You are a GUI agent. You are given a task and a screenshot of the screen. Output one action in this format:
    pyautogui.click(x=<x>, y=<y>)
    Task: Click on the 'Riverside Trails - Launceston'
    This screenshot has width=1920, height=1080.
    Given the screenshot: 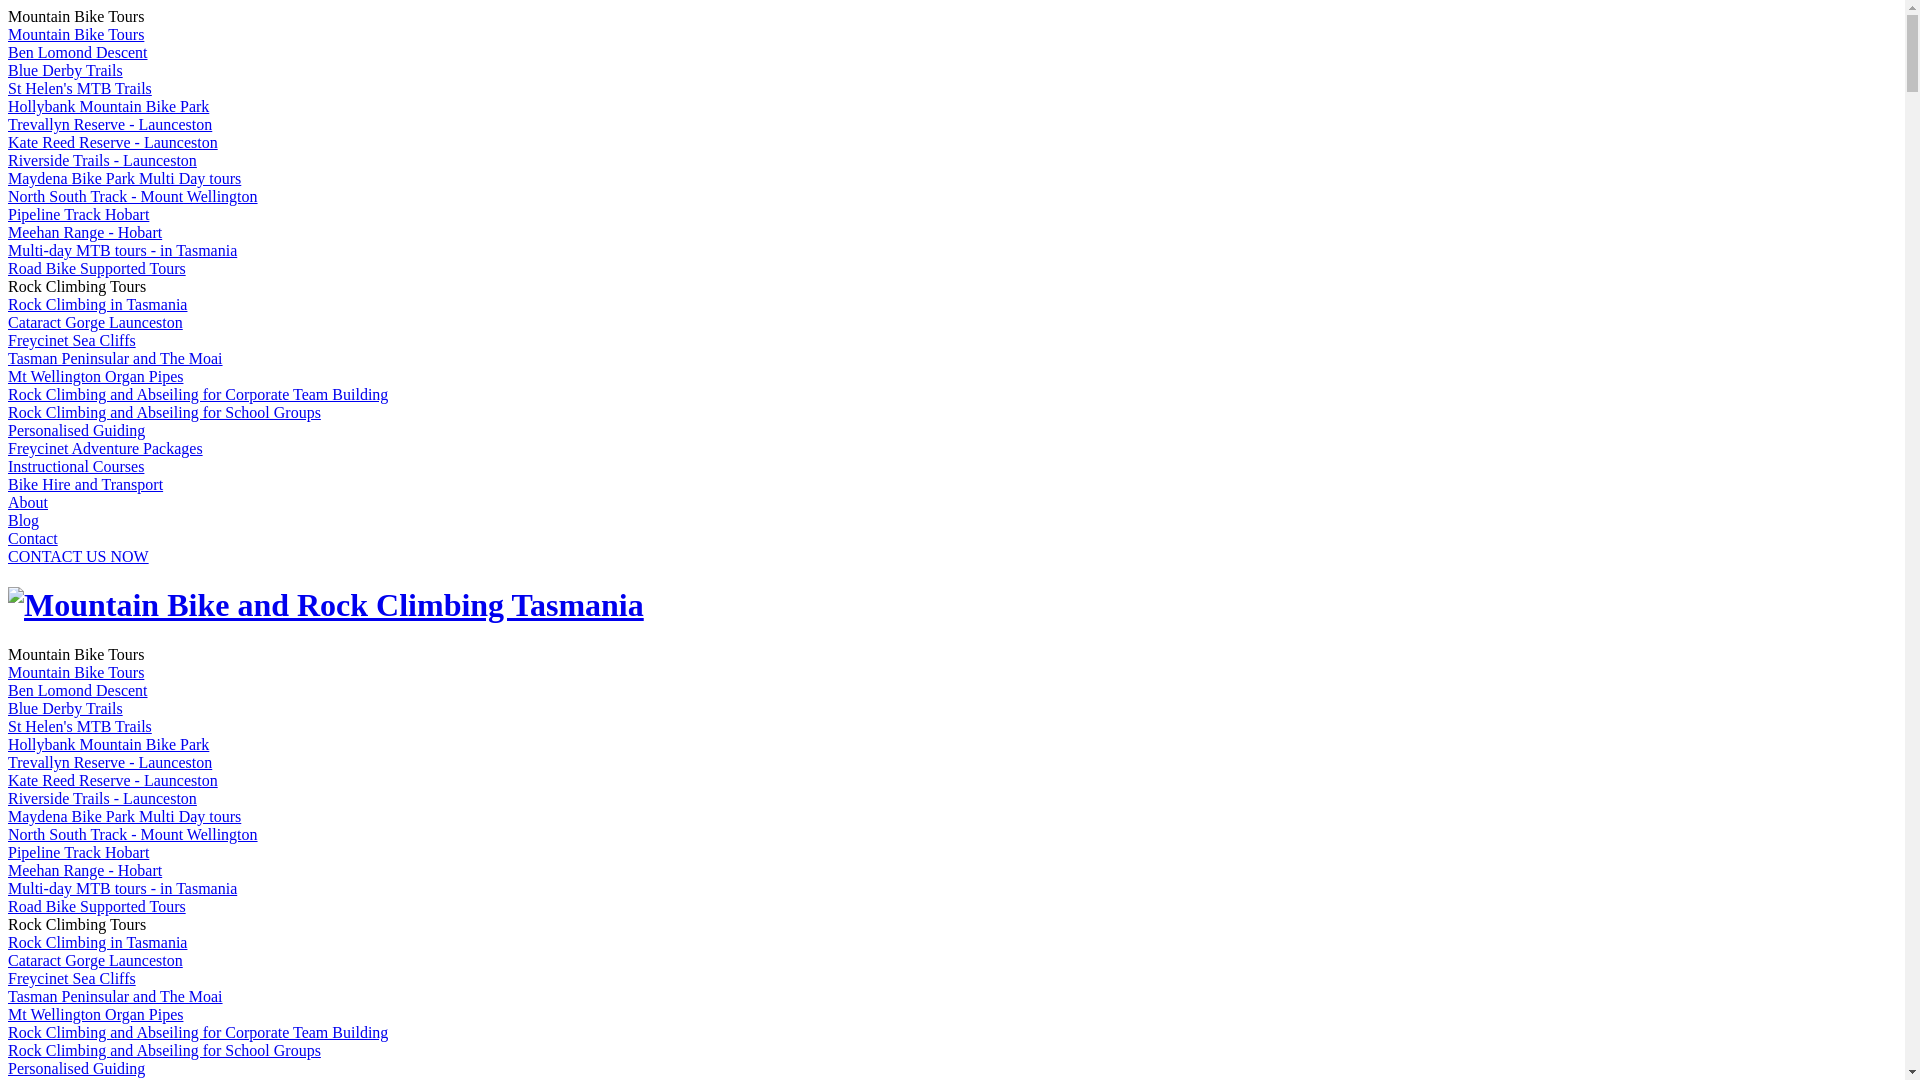 What is the action you would take?
    pyautogui.click(x=8, y=797)
    